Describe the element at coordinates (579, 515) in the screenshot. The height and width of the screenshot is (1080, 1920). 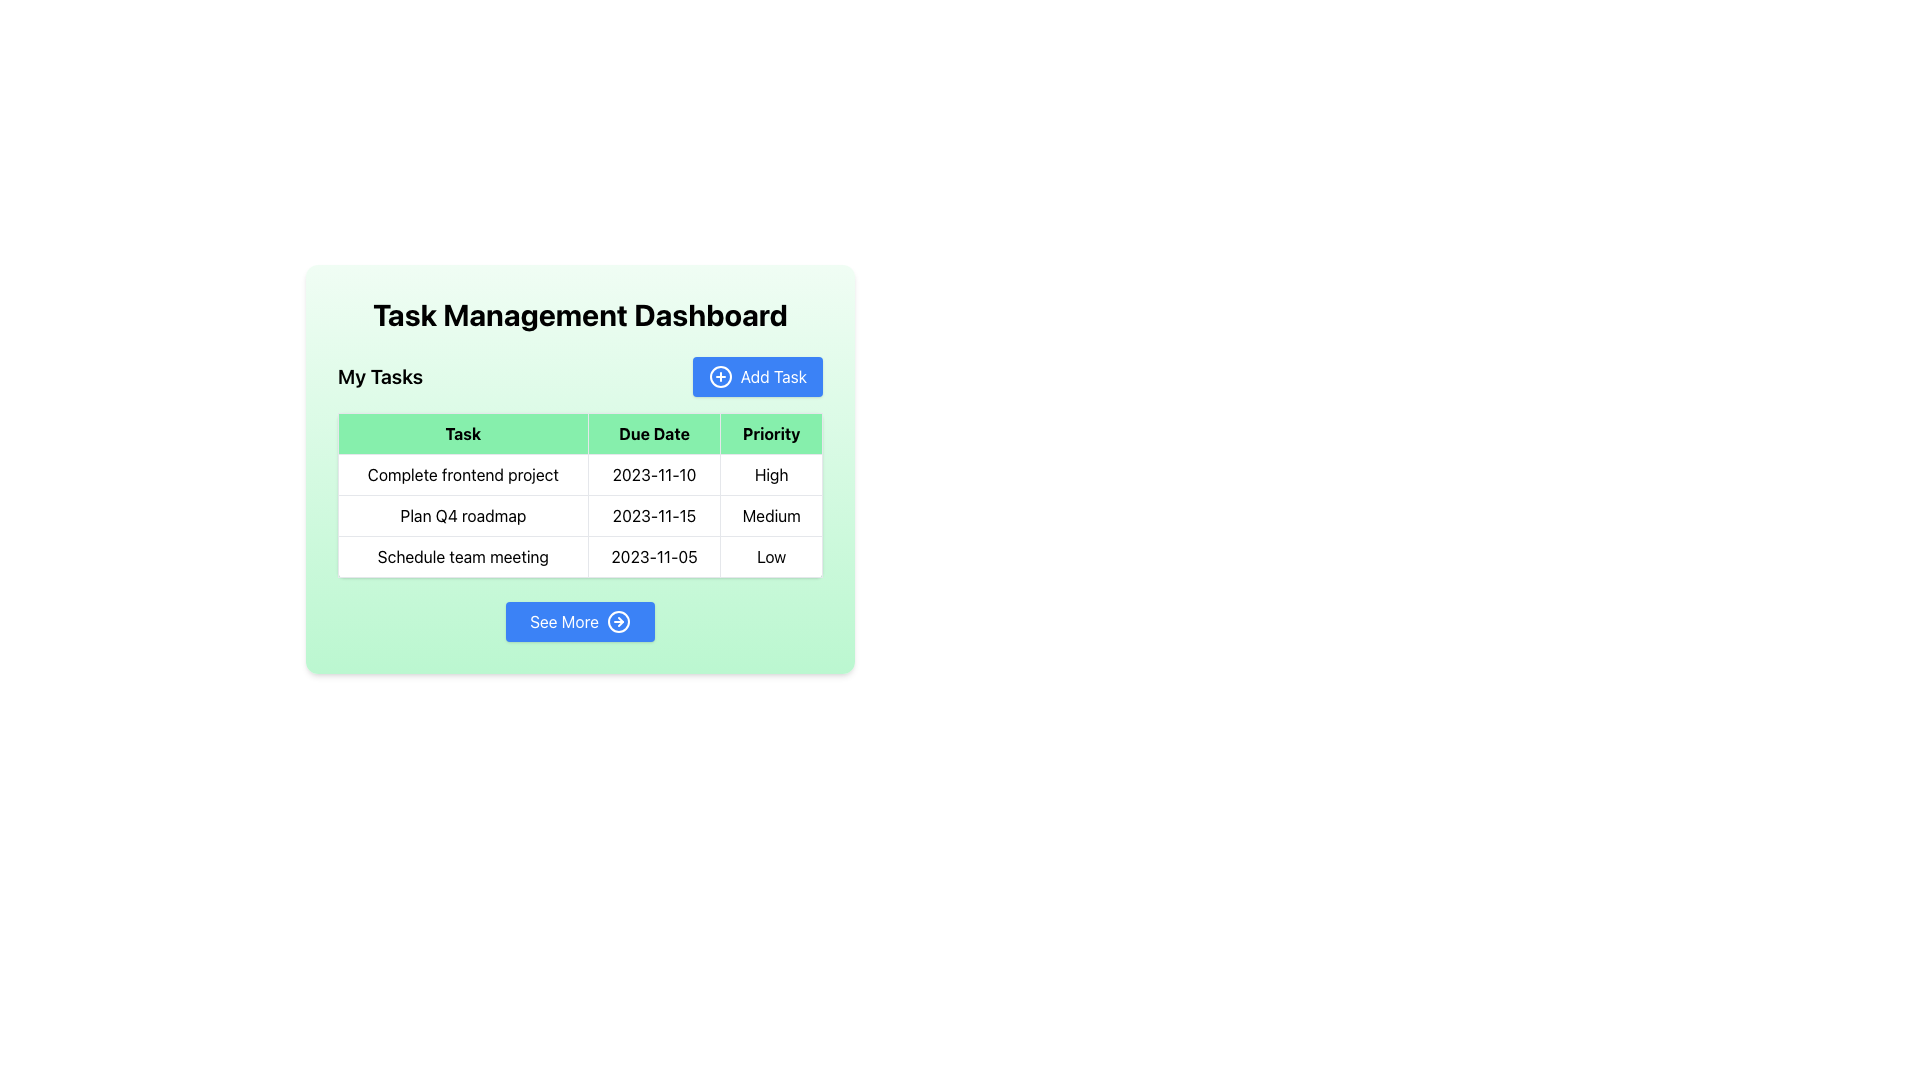
I see `the second row in the task table that displays task information within the 'My Tasks' section of the dashboard` at that location.